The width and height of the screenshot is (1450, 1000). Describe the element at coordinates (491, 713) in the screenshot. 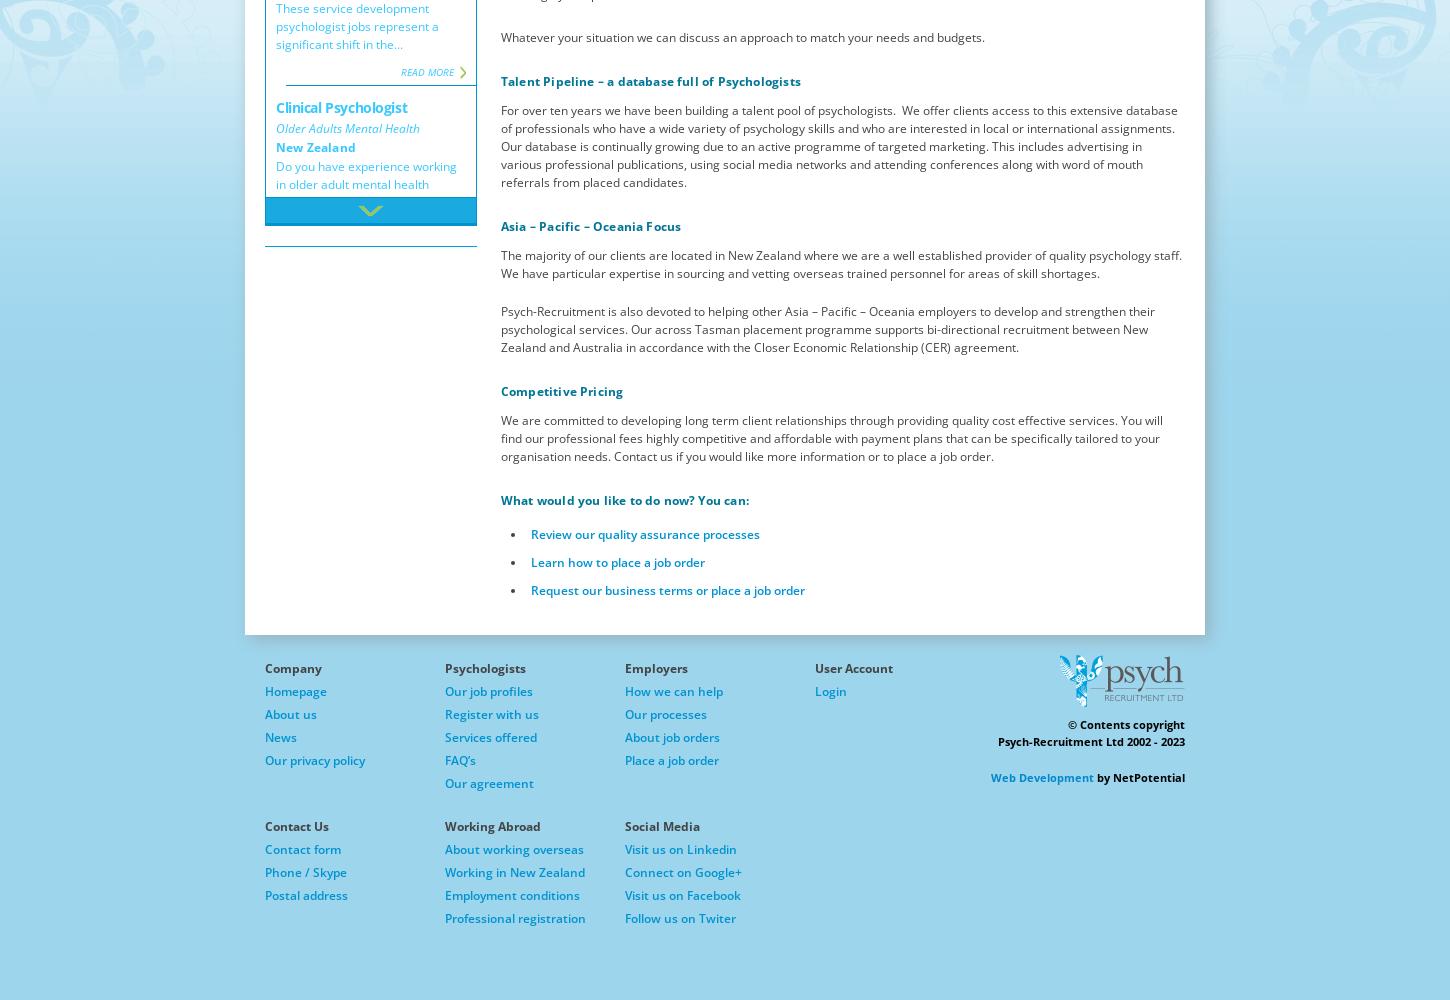

I see `'Register with us'` at that location.